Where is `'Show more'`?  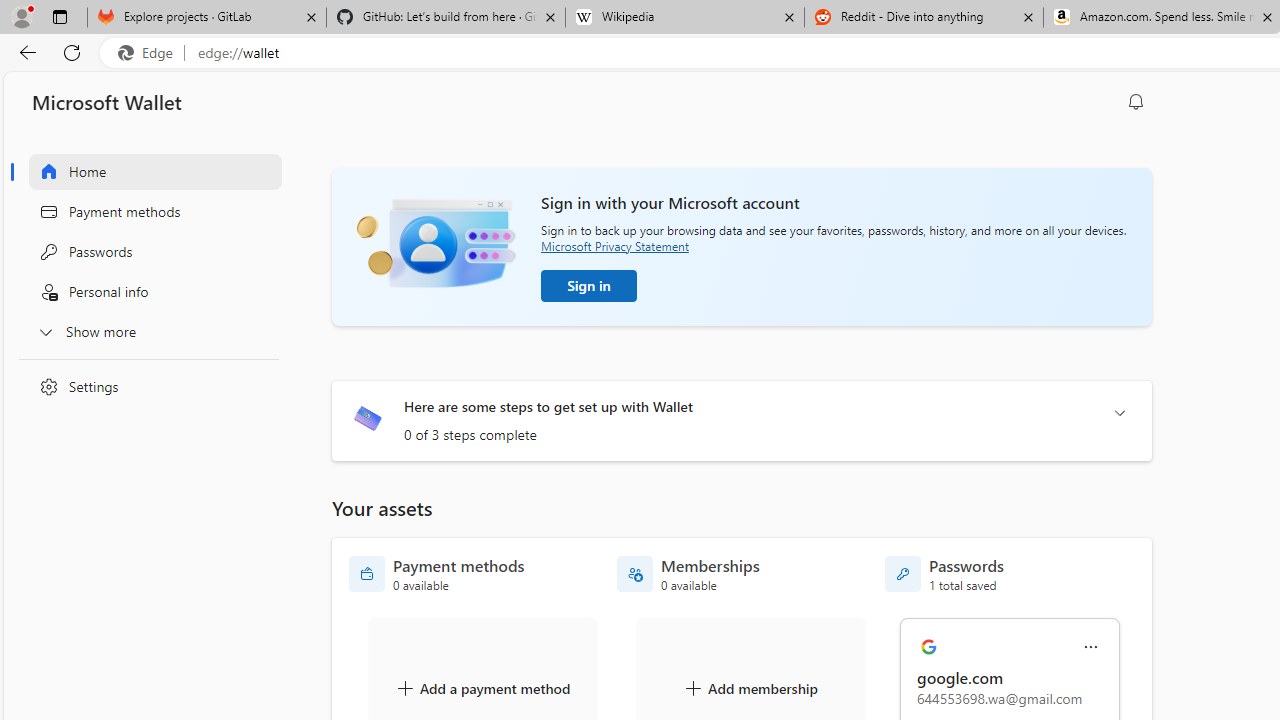
'Show more' is located at coordinates (143, 330).